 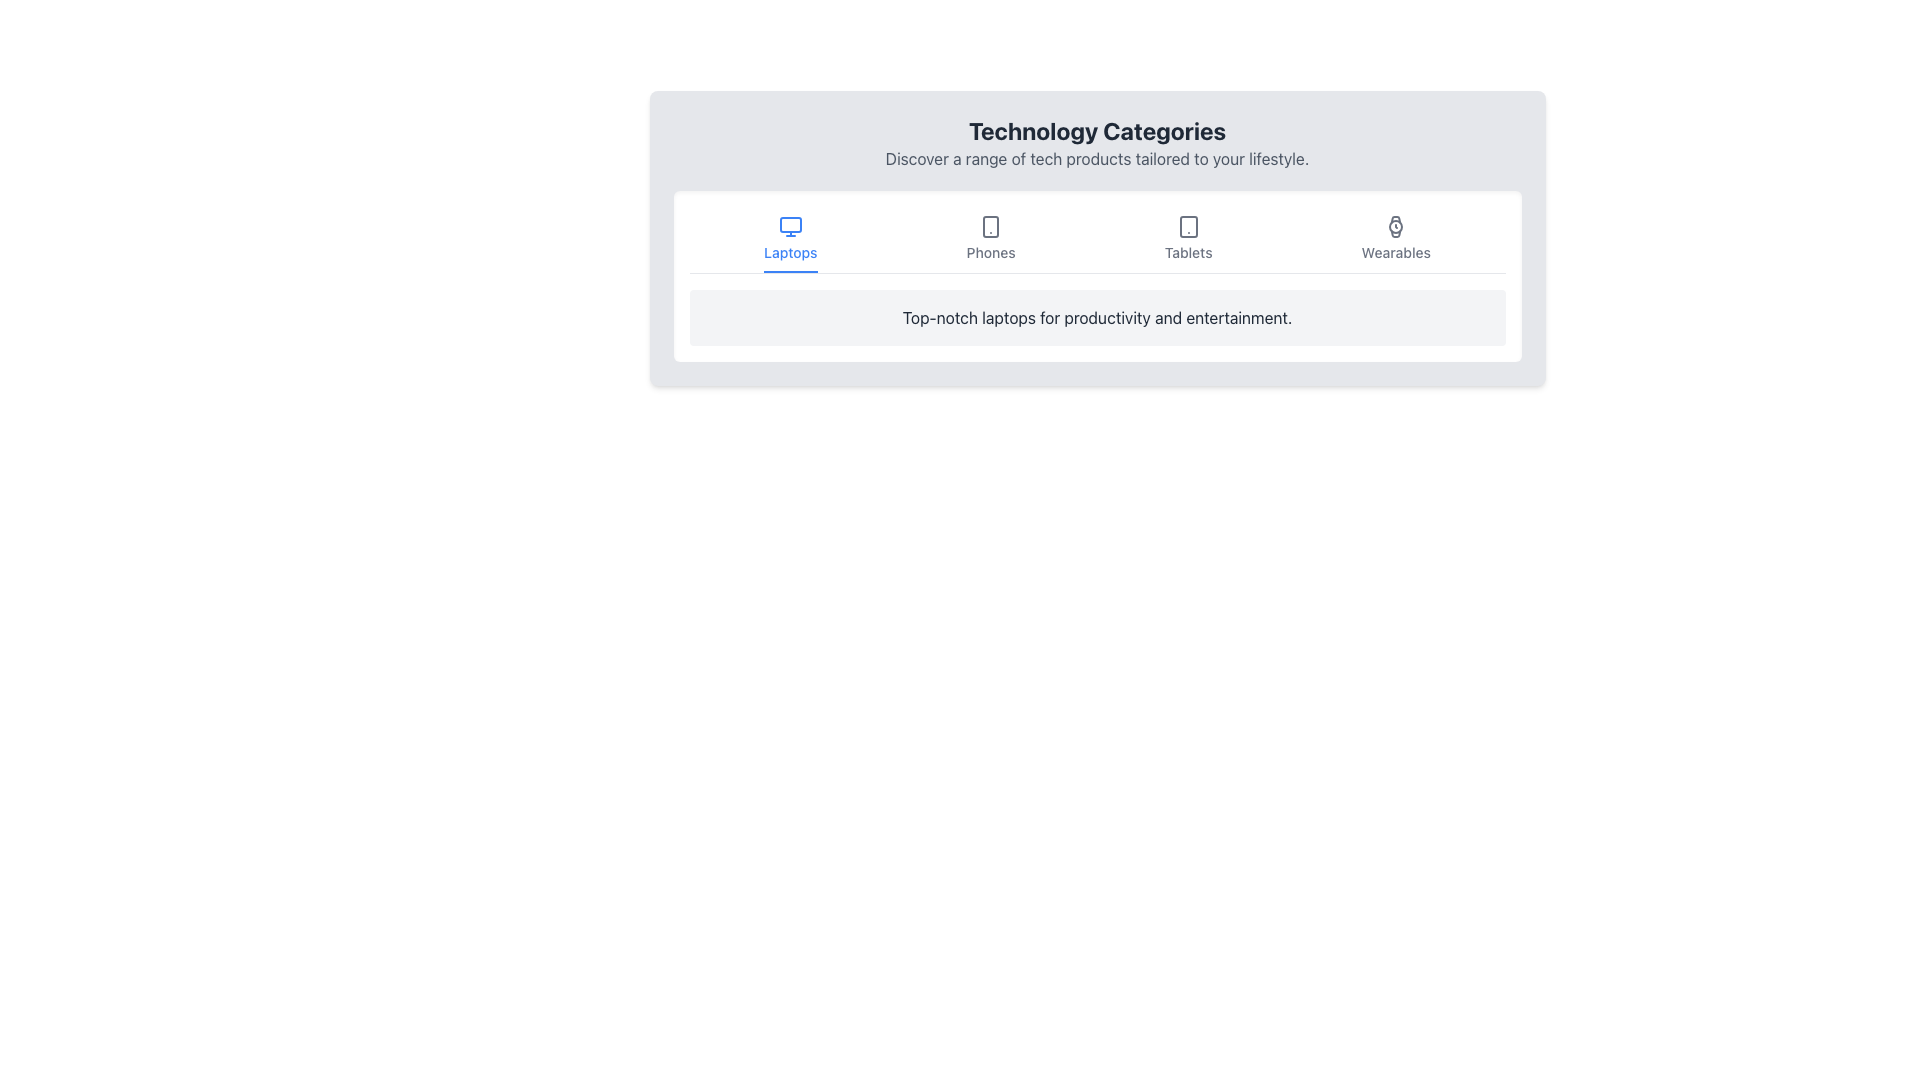 What do you see at coordinates (1188, 238) in the screenshot?
I see `the 'Tablets' button, which is a vertically aligned button with a tablet icon and the text label 'Tablets'` at bounding box center [1188, 238].